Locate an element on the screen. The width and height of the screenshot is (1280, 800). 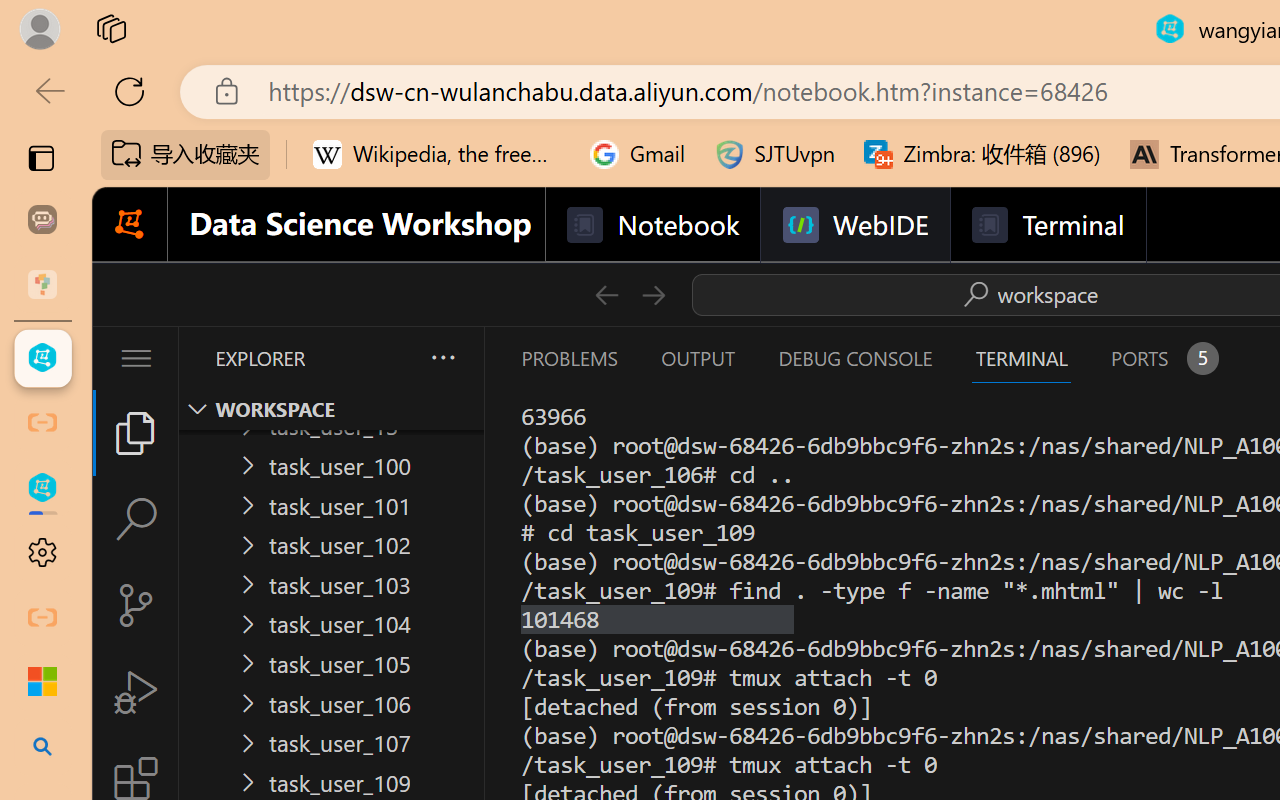
'wangyian_dsw - DSW' is located at coordinates (42, 358).